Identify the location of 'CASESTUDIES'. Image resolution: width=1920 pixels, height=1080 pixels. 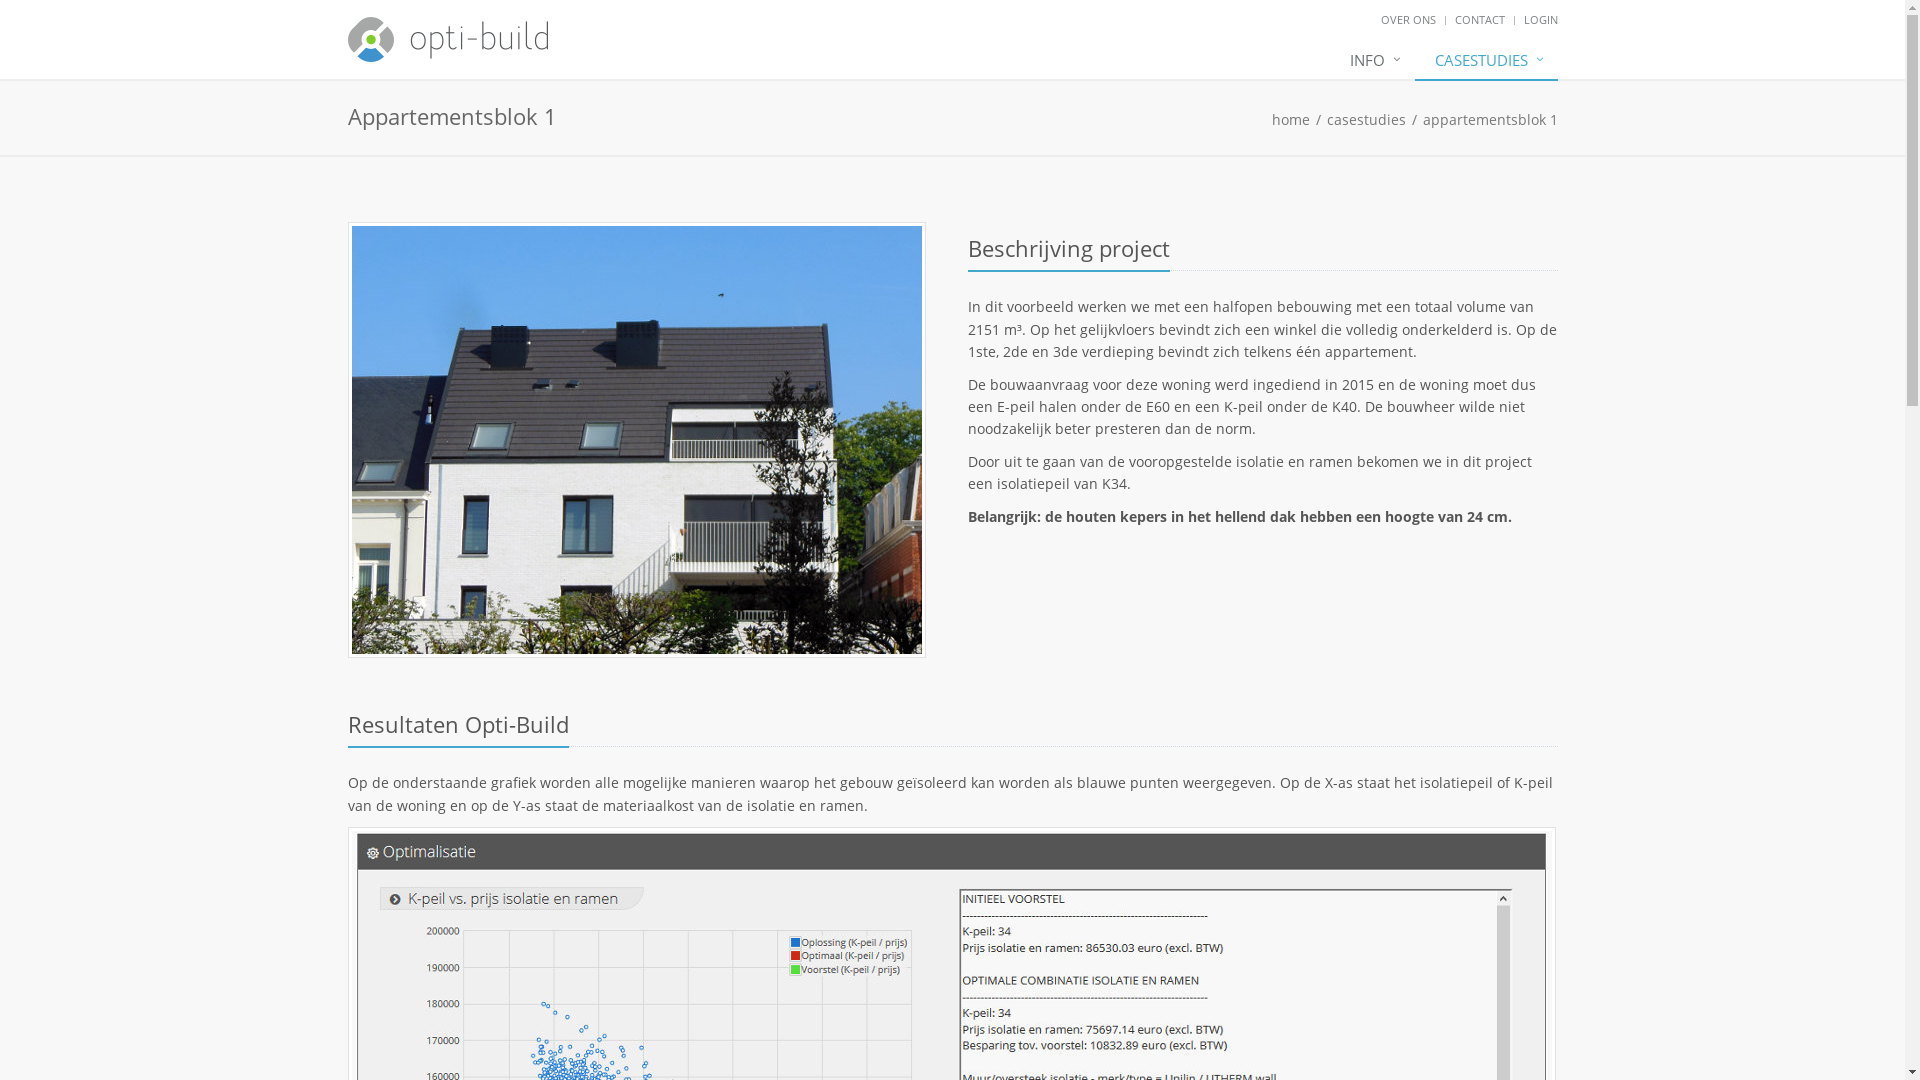
(1485, 60).